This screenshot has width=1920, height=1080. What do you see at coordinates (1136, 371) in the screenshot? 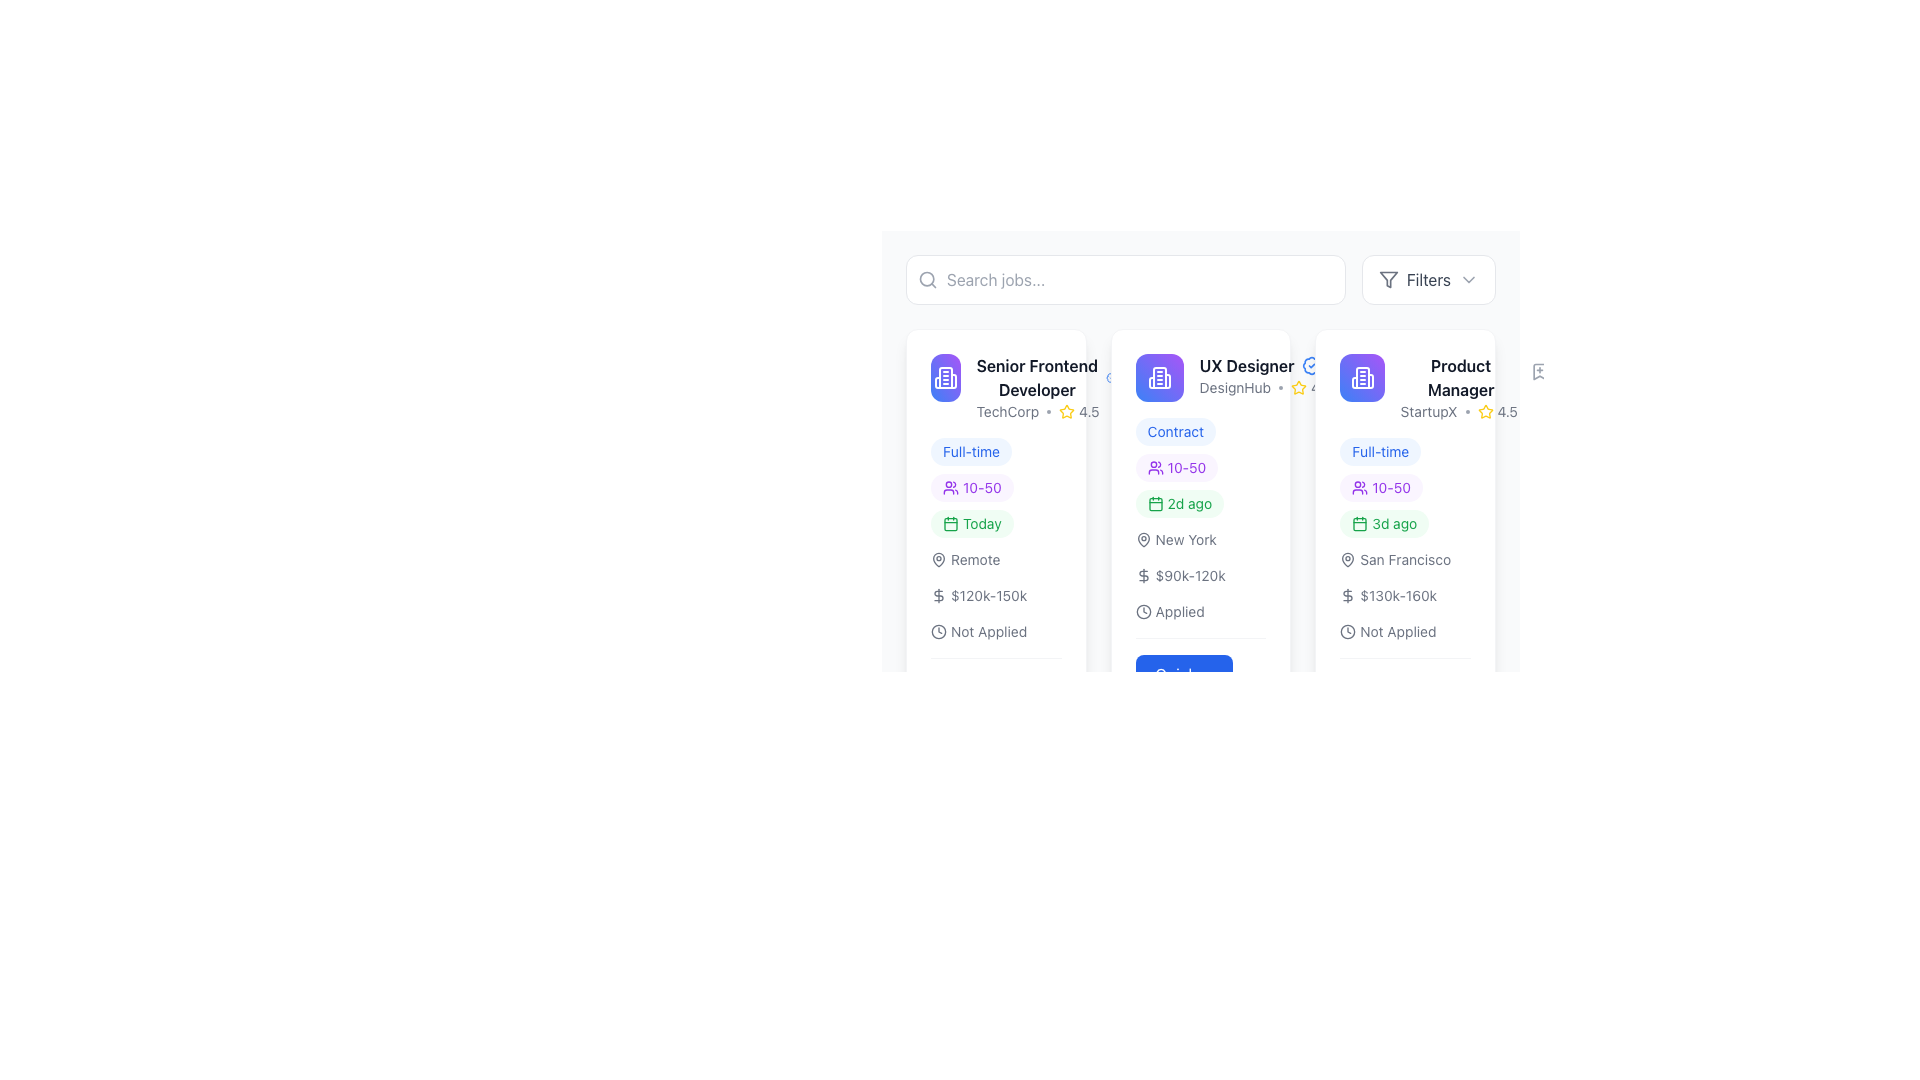
I see `the bookmark icon with a plus symbol located at the top-right of the UX Designer job card to bookmark the associated job posting` at bounding box center [1136, 371].